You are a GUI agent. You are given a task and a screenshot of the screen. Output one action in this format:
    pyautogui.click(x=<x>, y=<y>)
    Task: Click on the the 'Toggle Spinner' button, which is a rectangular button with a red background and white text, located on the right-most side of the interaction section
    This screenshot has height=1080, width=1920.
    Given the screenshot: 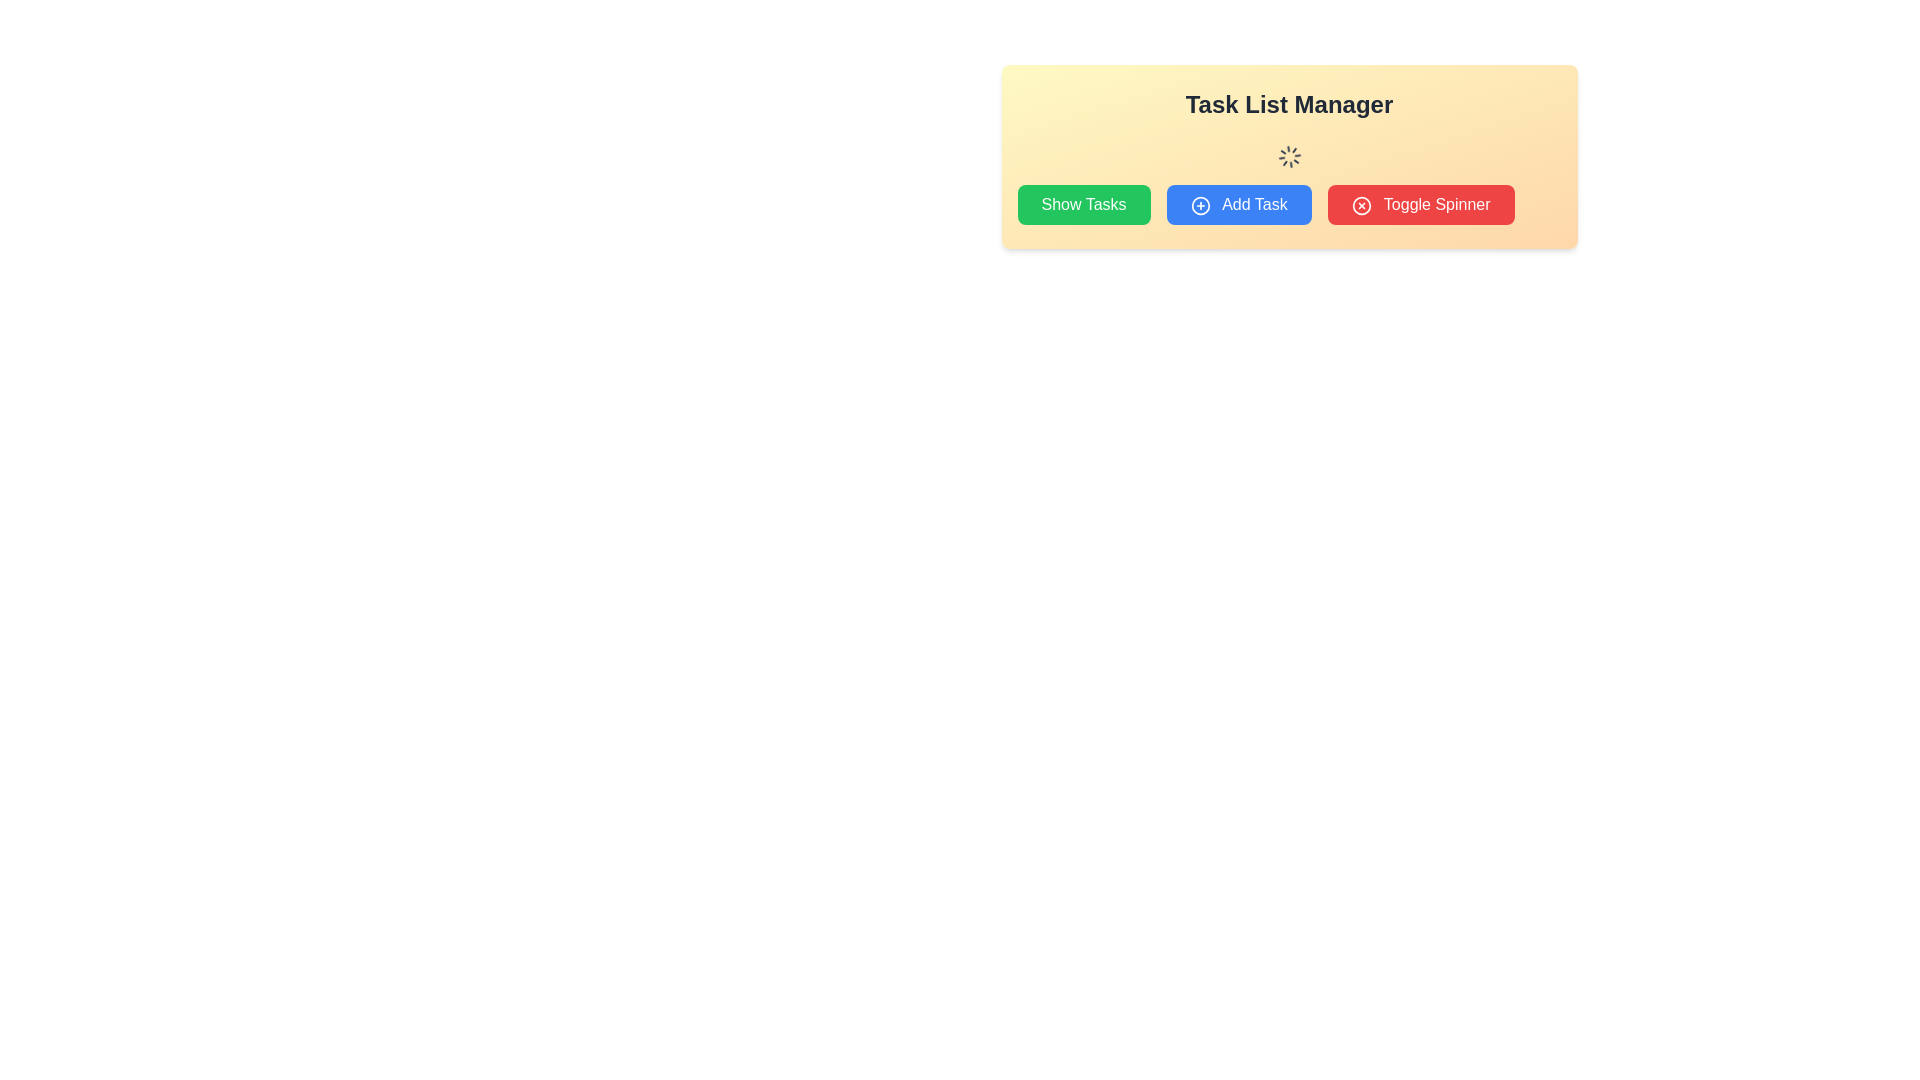 What is the action you would take?
    pyautogui.click(x=1419, y=204)
    